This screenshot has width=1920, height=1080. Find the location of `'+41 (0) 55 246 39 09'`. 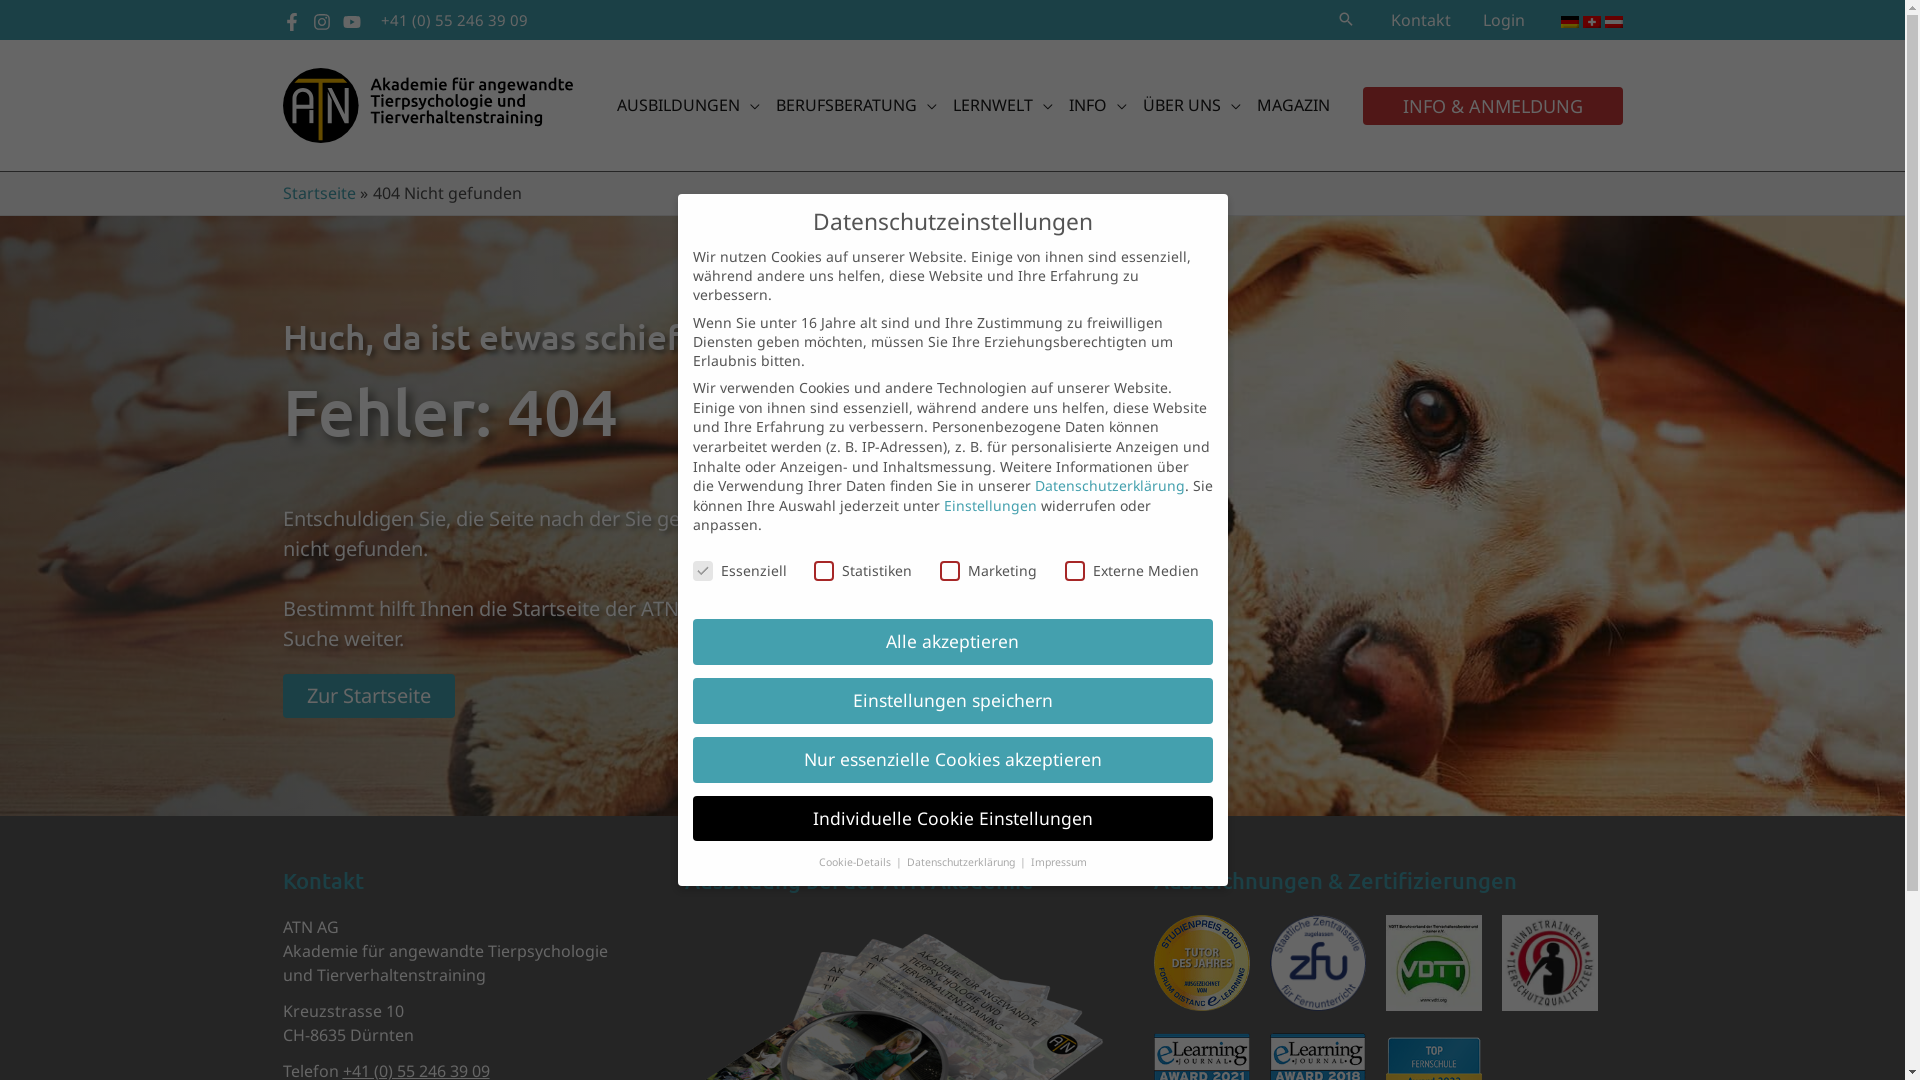

'+41 (0) 55 246 39 09' is located at coordinates (452, 19).